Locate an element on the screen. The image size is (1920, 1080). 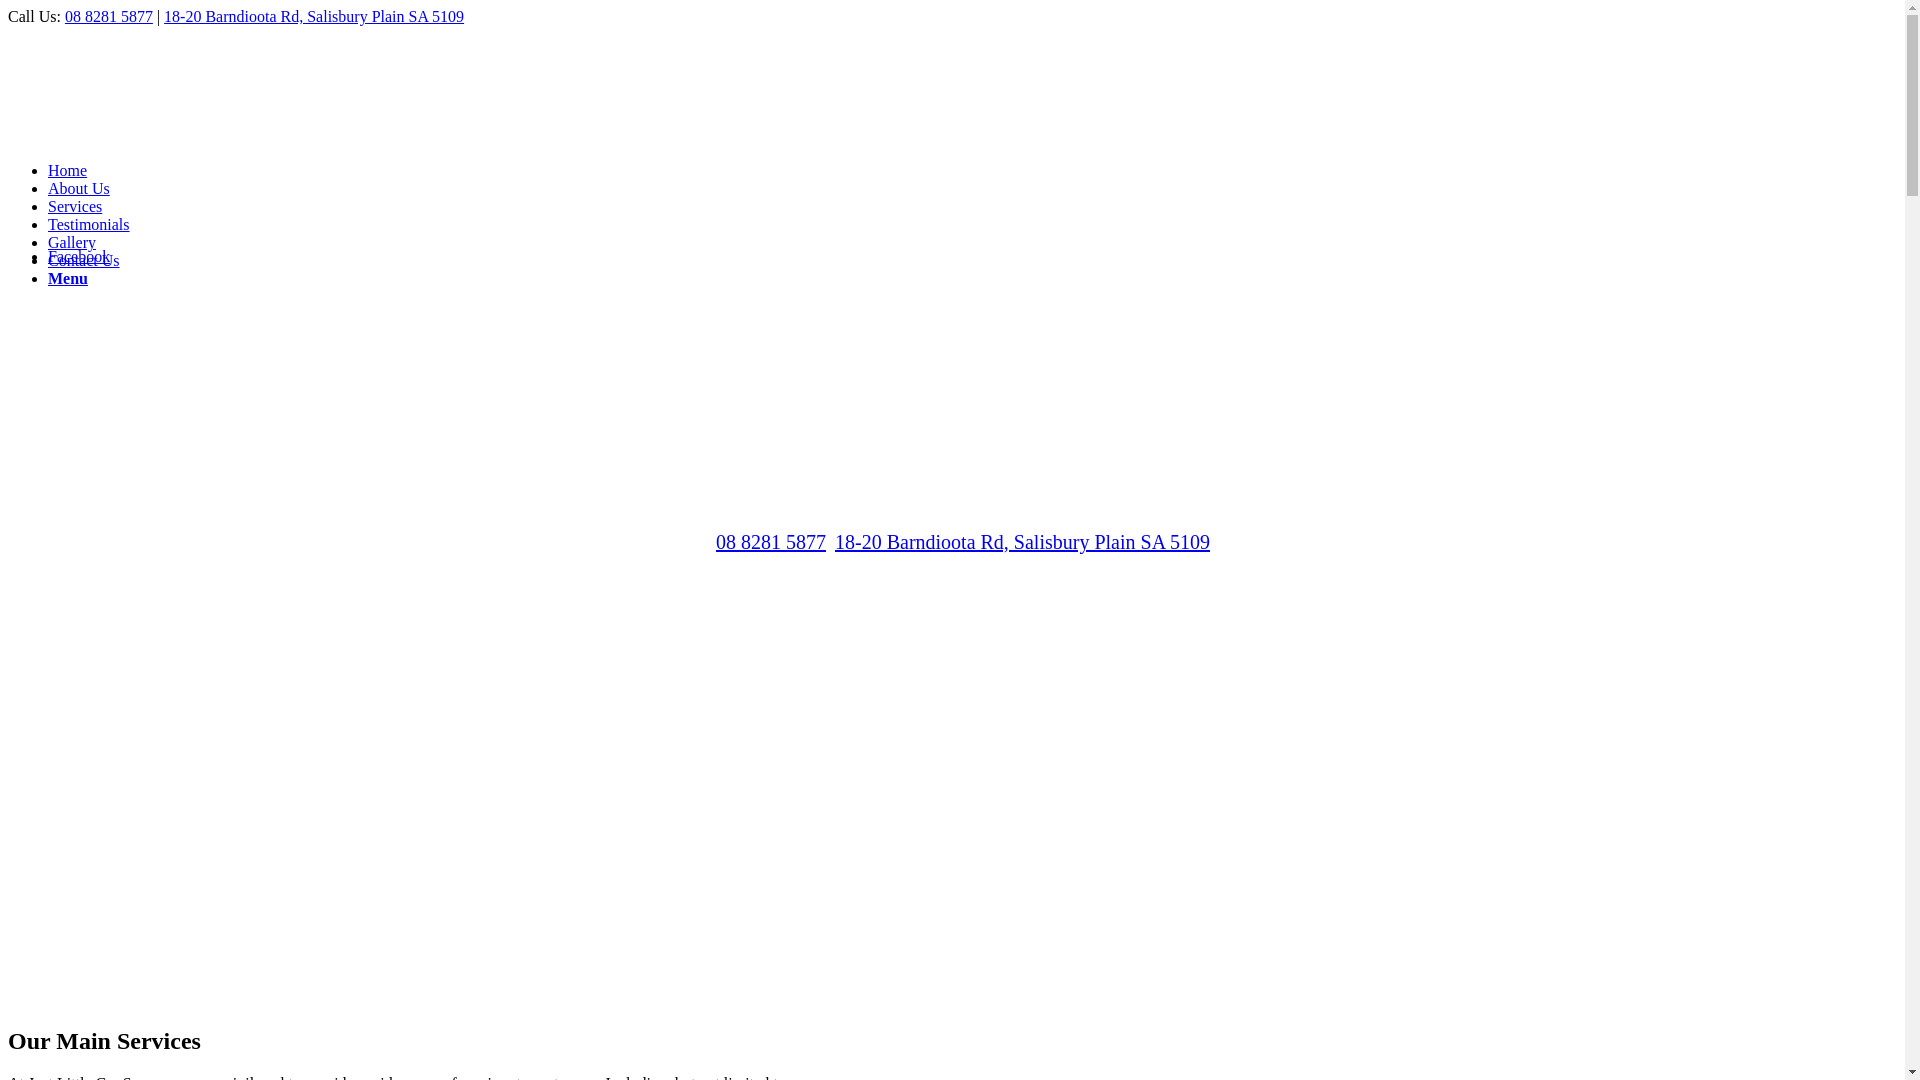
'Testimonials' is located at coordinates (88, 224).